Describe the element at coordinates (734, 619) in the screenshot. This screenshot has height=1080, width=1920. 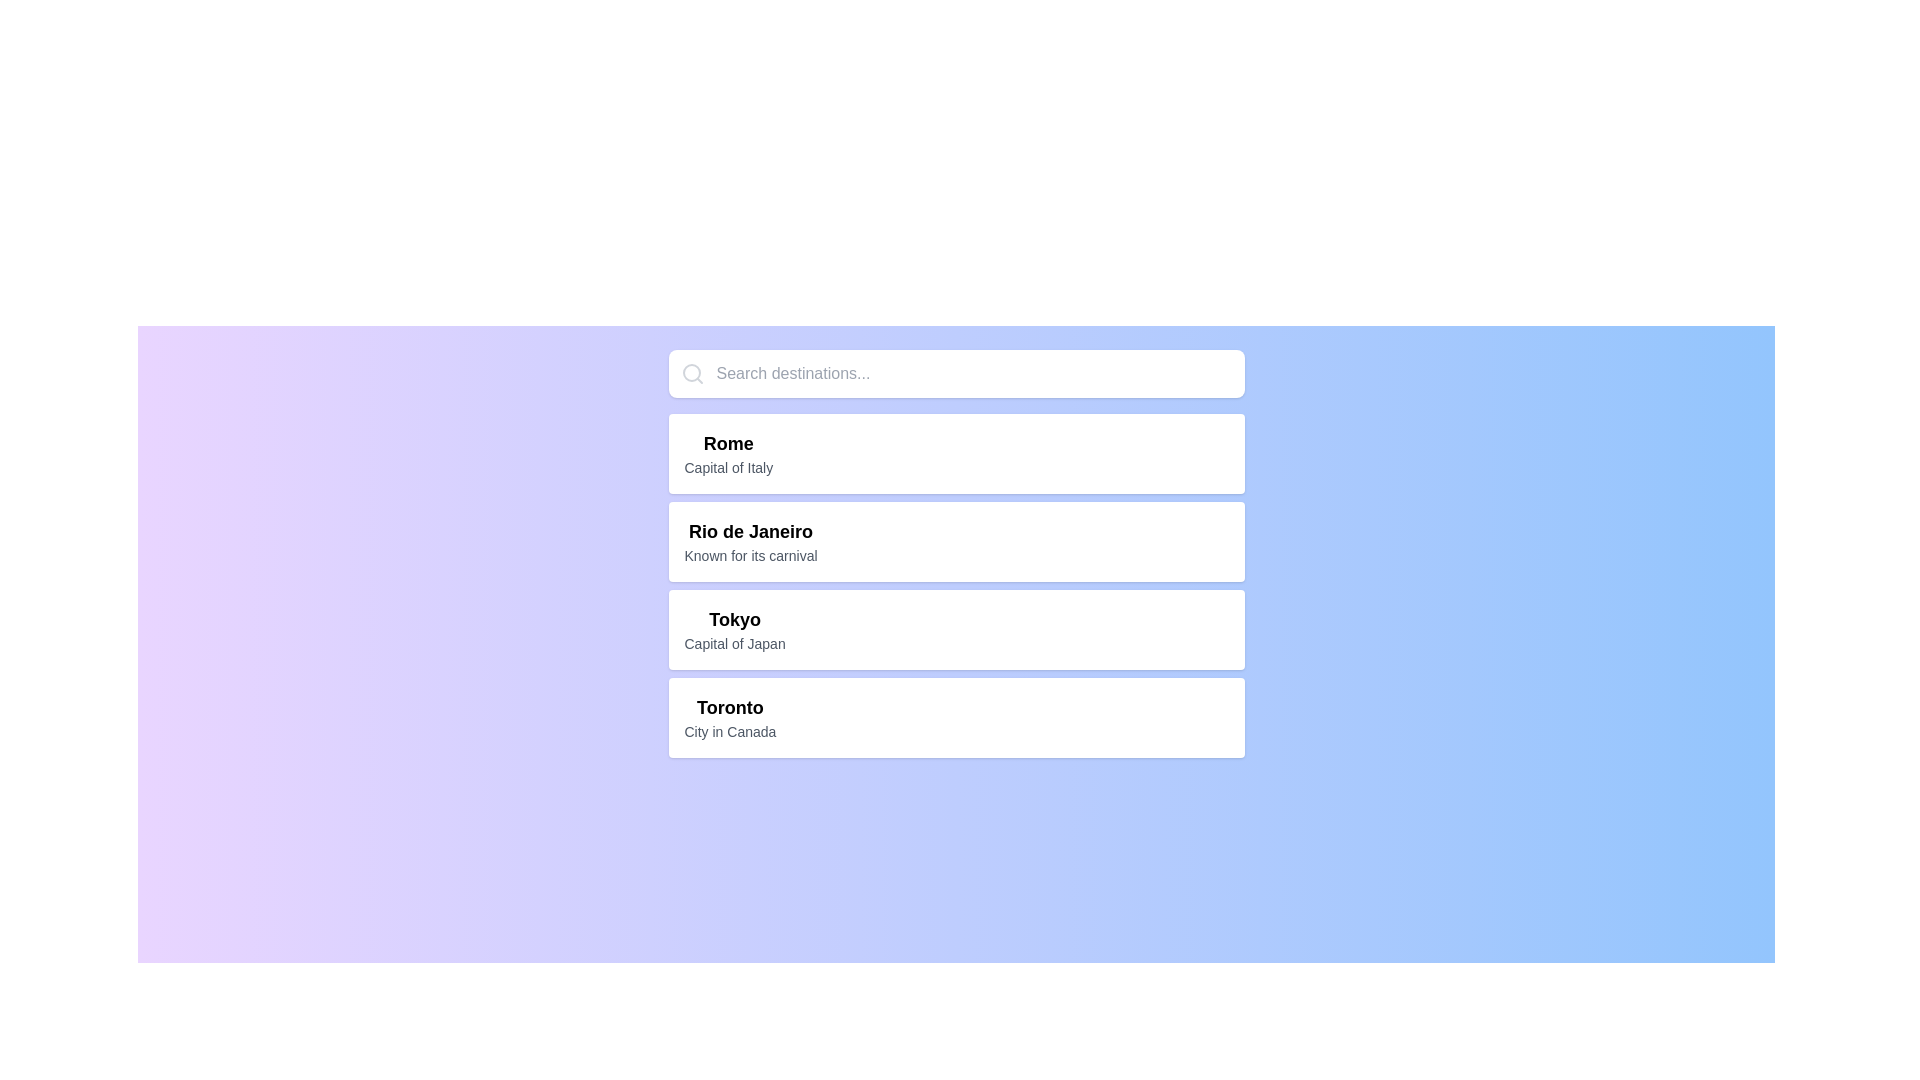
I see `the non-interactive text label displaying 'Tokyo' which is styled in bold, large-sized font and is positioned prominently in a vertical list of city names` at that location.